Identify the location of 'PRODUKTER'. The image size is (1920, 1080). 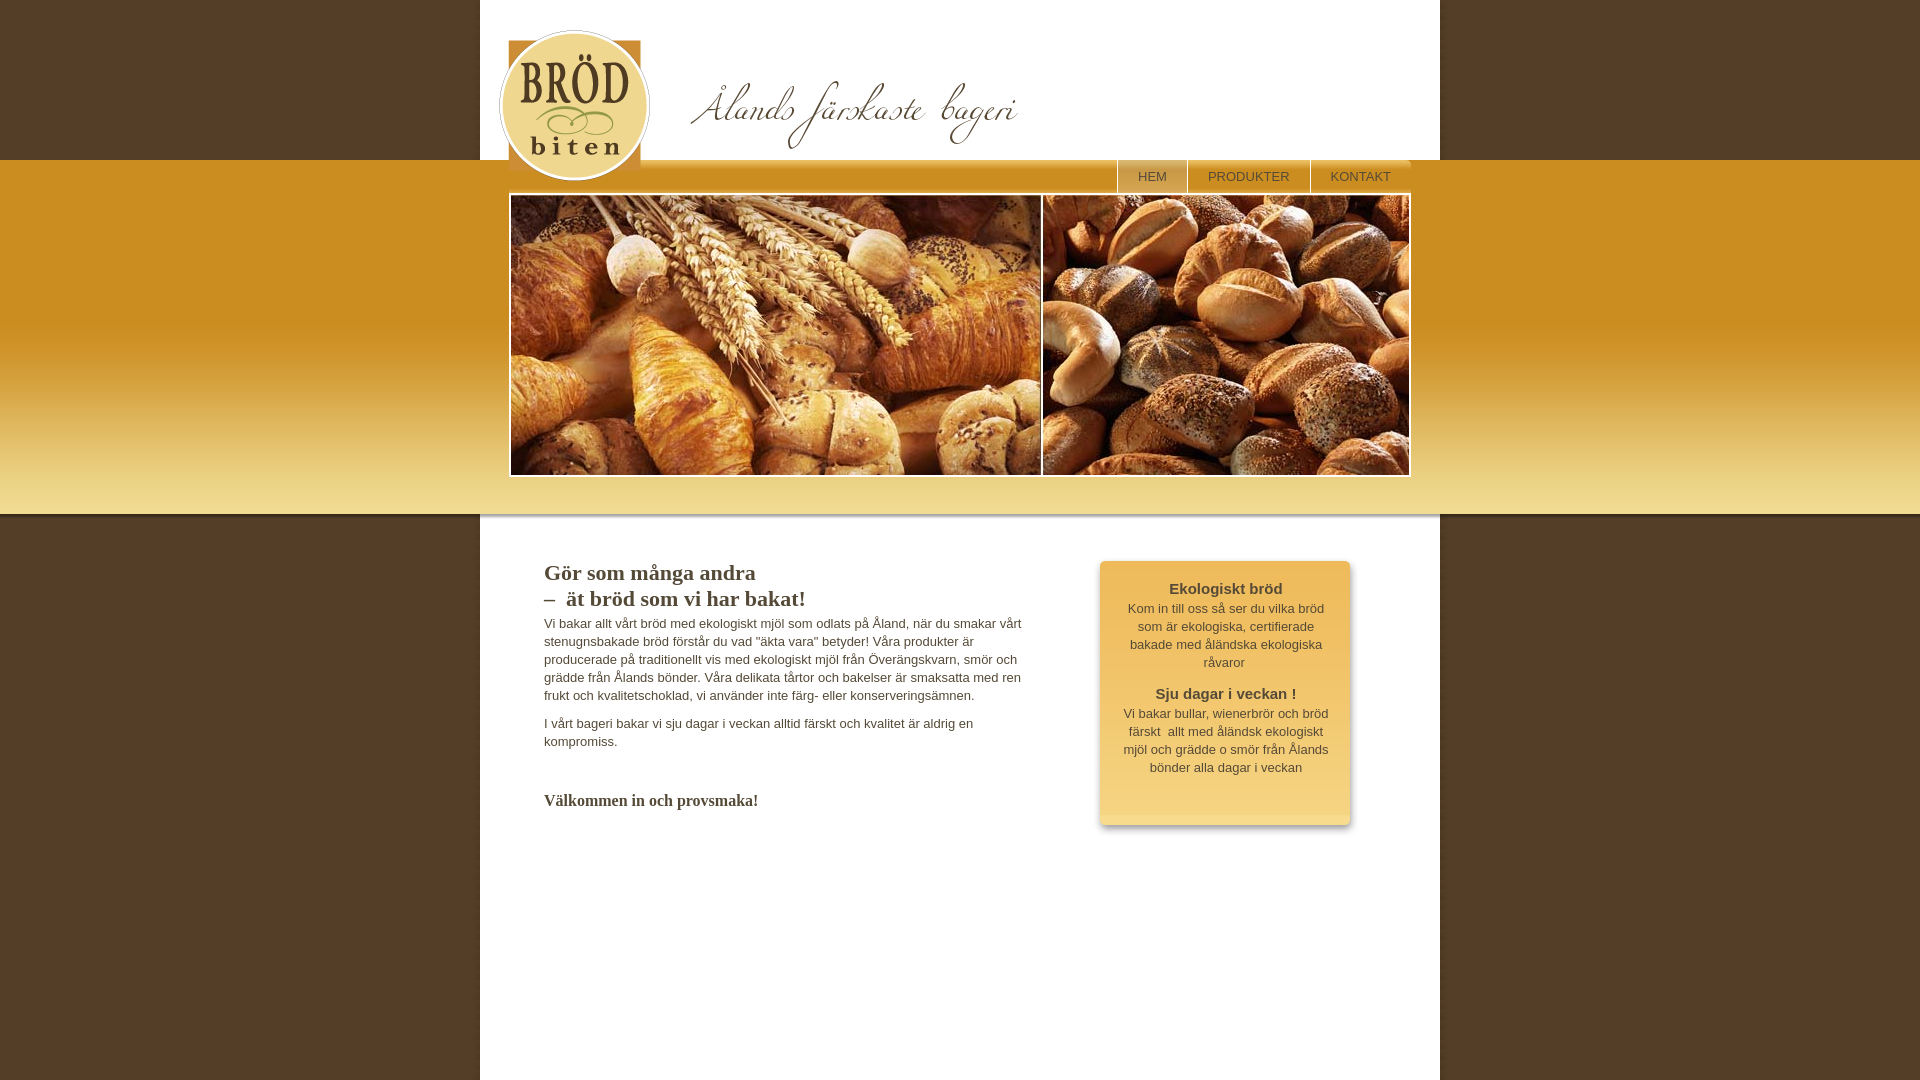
(1247, 175).